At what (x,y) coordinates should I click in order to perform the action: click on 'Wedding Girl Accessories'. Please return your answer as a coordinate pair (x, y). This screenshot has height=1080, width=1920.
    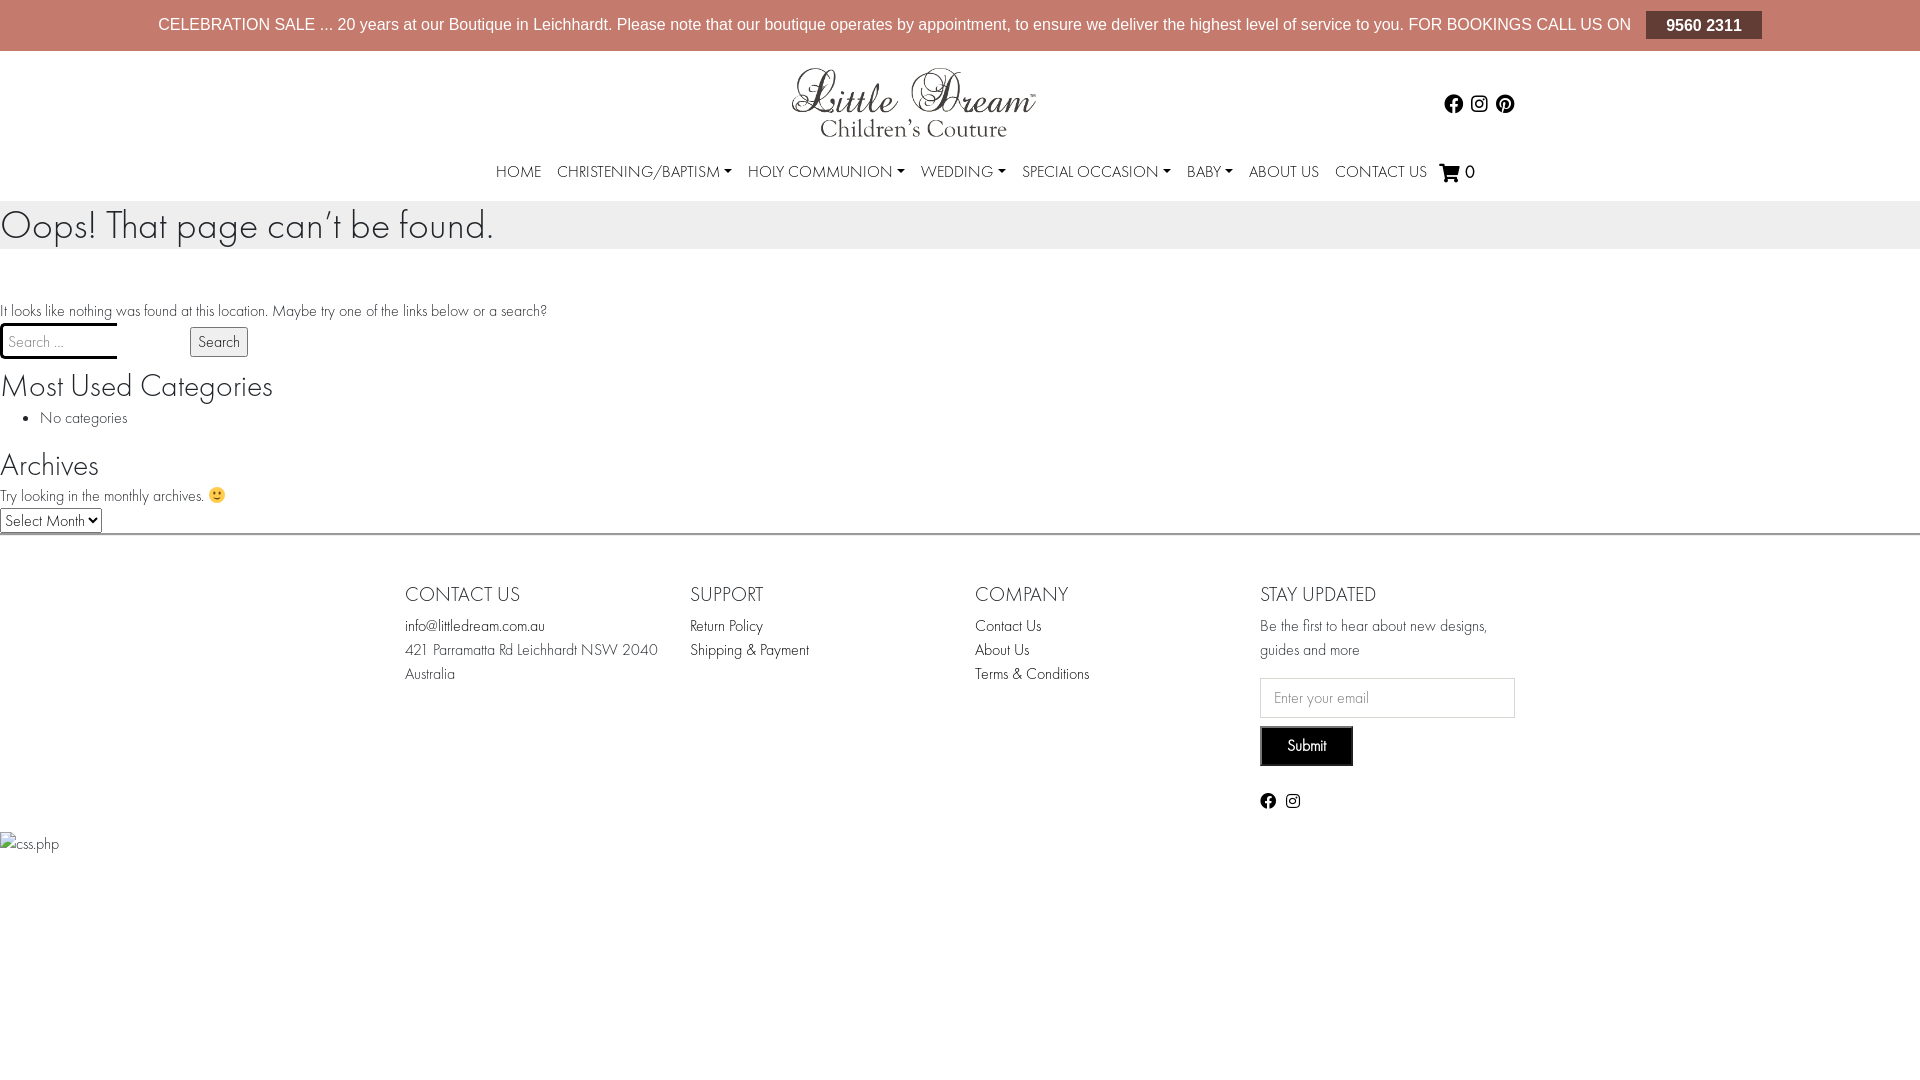
    Looking at the image, I should click on (944, 215).